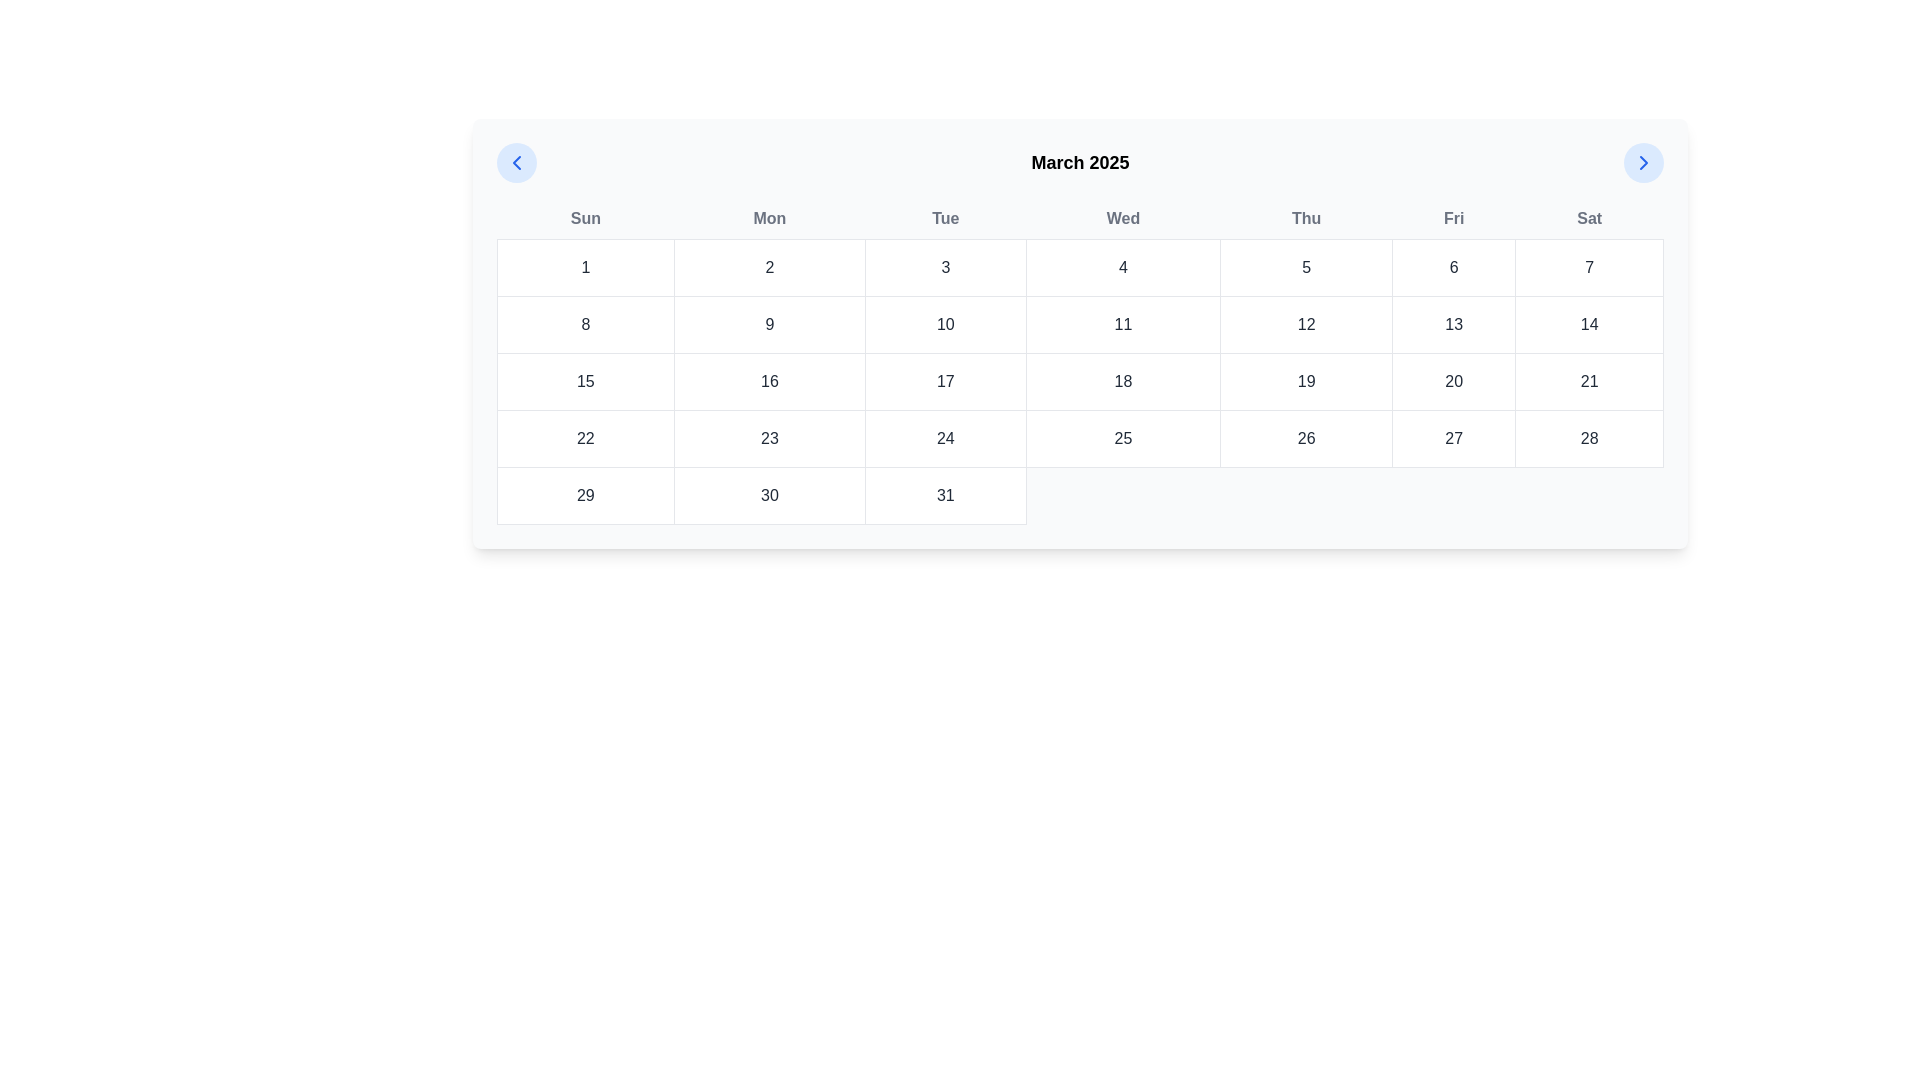 The image size is (1920, 1080). I want to click on the calendar cell representing day 30, which is located in the bottom row of the calendar grid between the cells for days 29 and 31, so click(768, 495).